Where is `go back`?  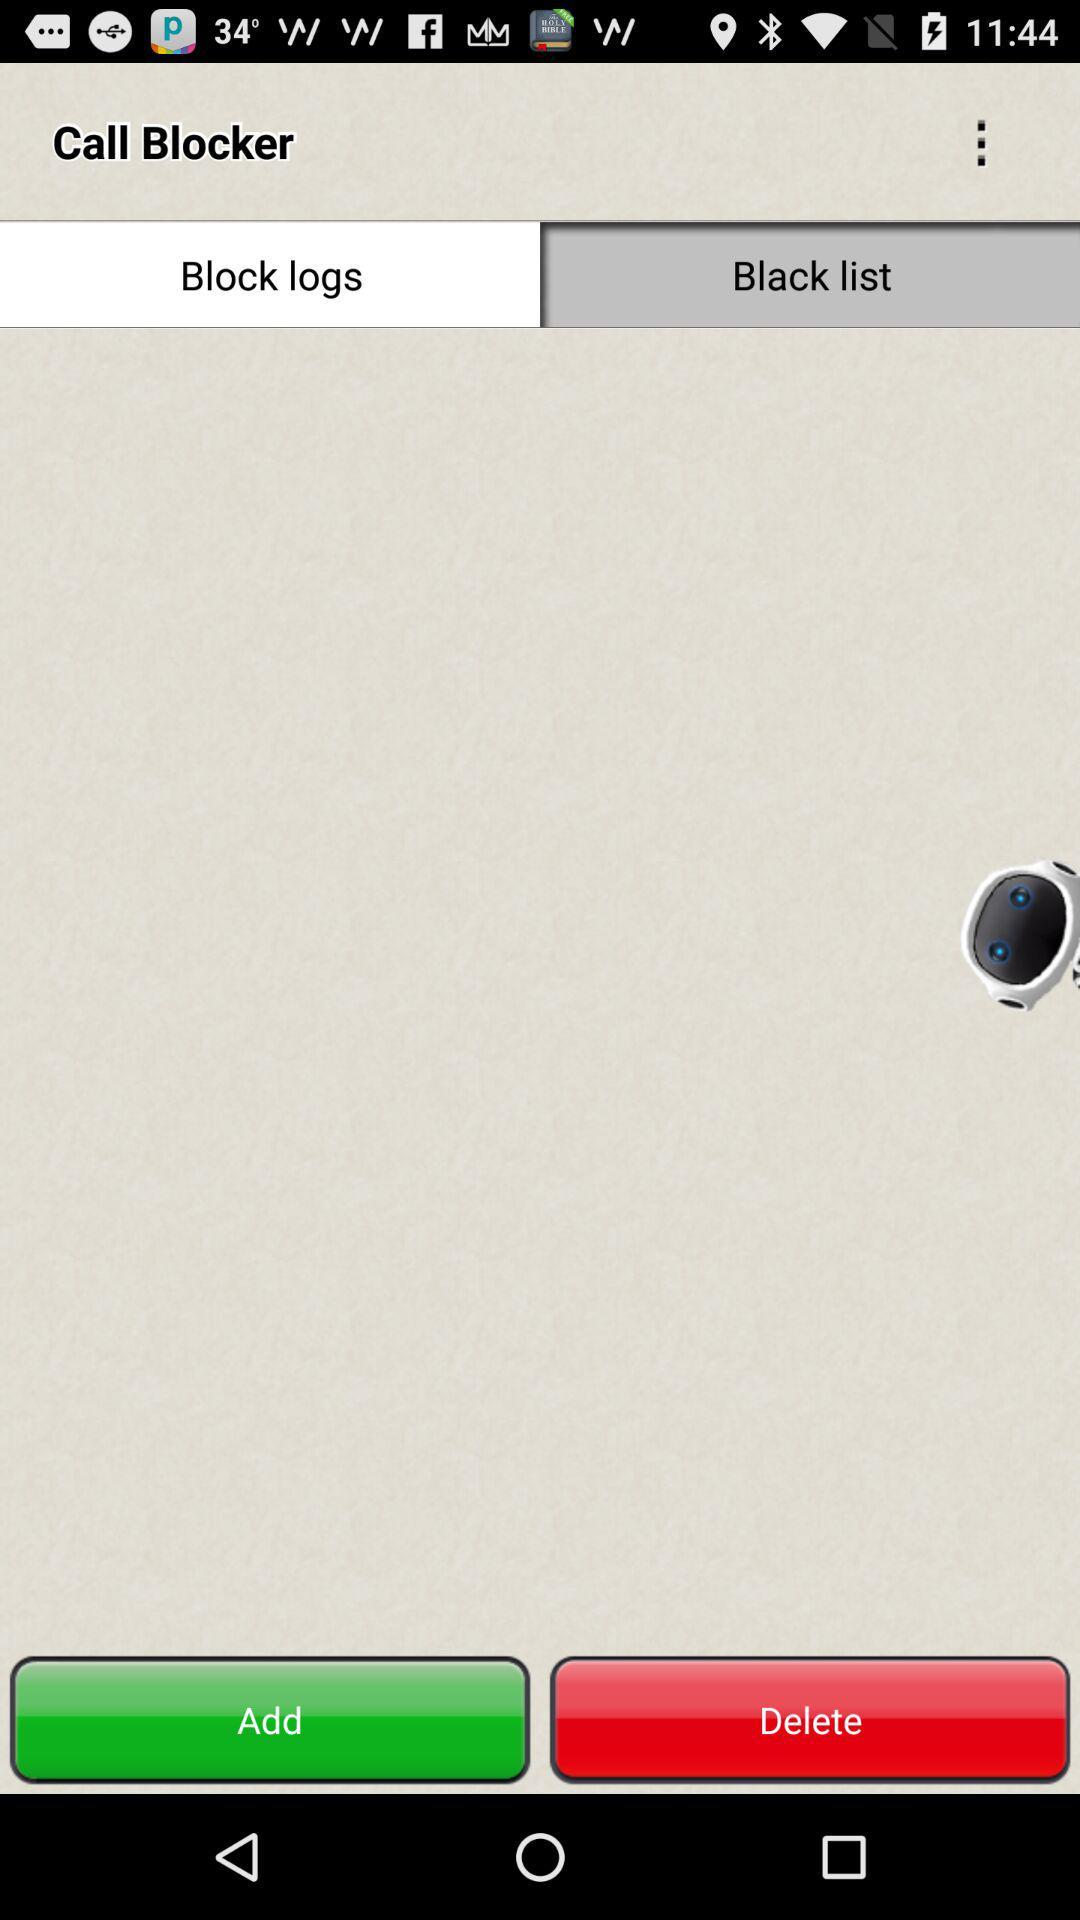 go back is located at coordinates (980, 140).